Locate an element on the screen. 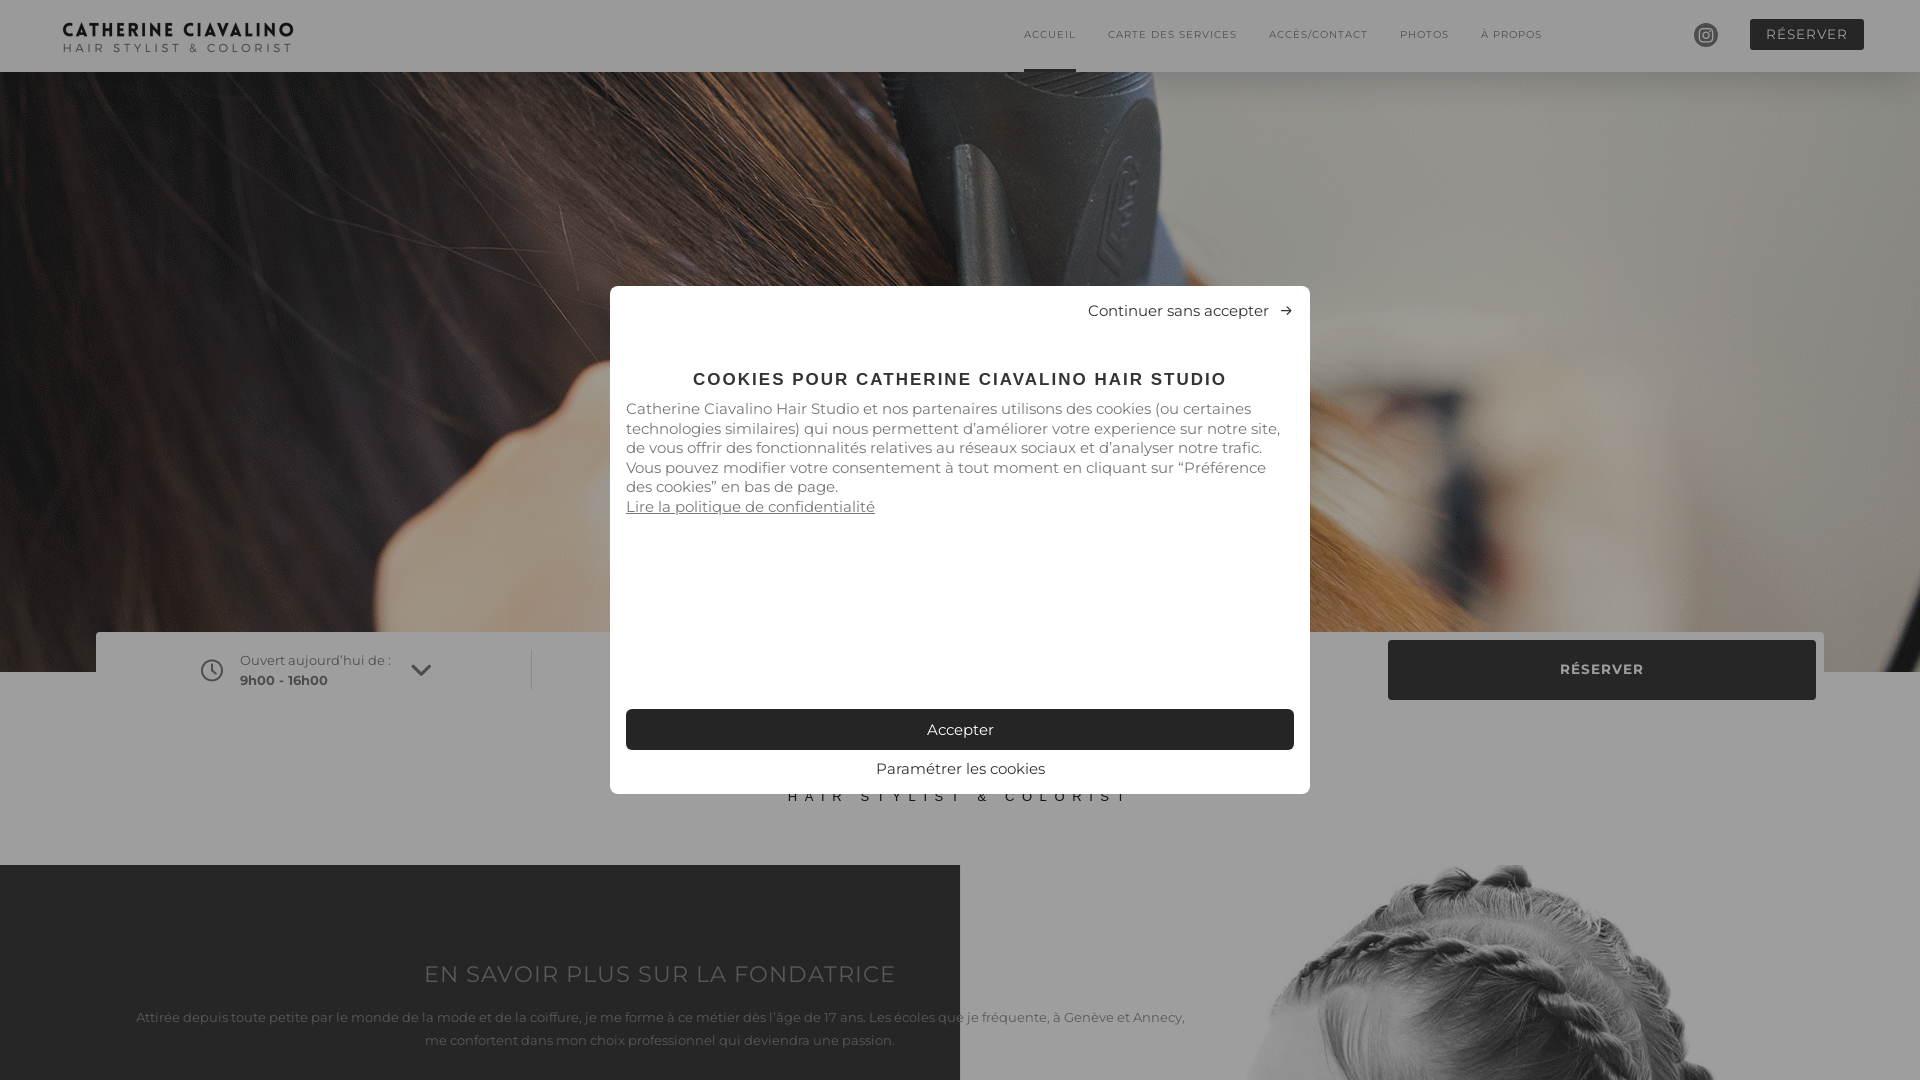  'CARTE DES SERVICES' is located at coordinates (1172, 34).